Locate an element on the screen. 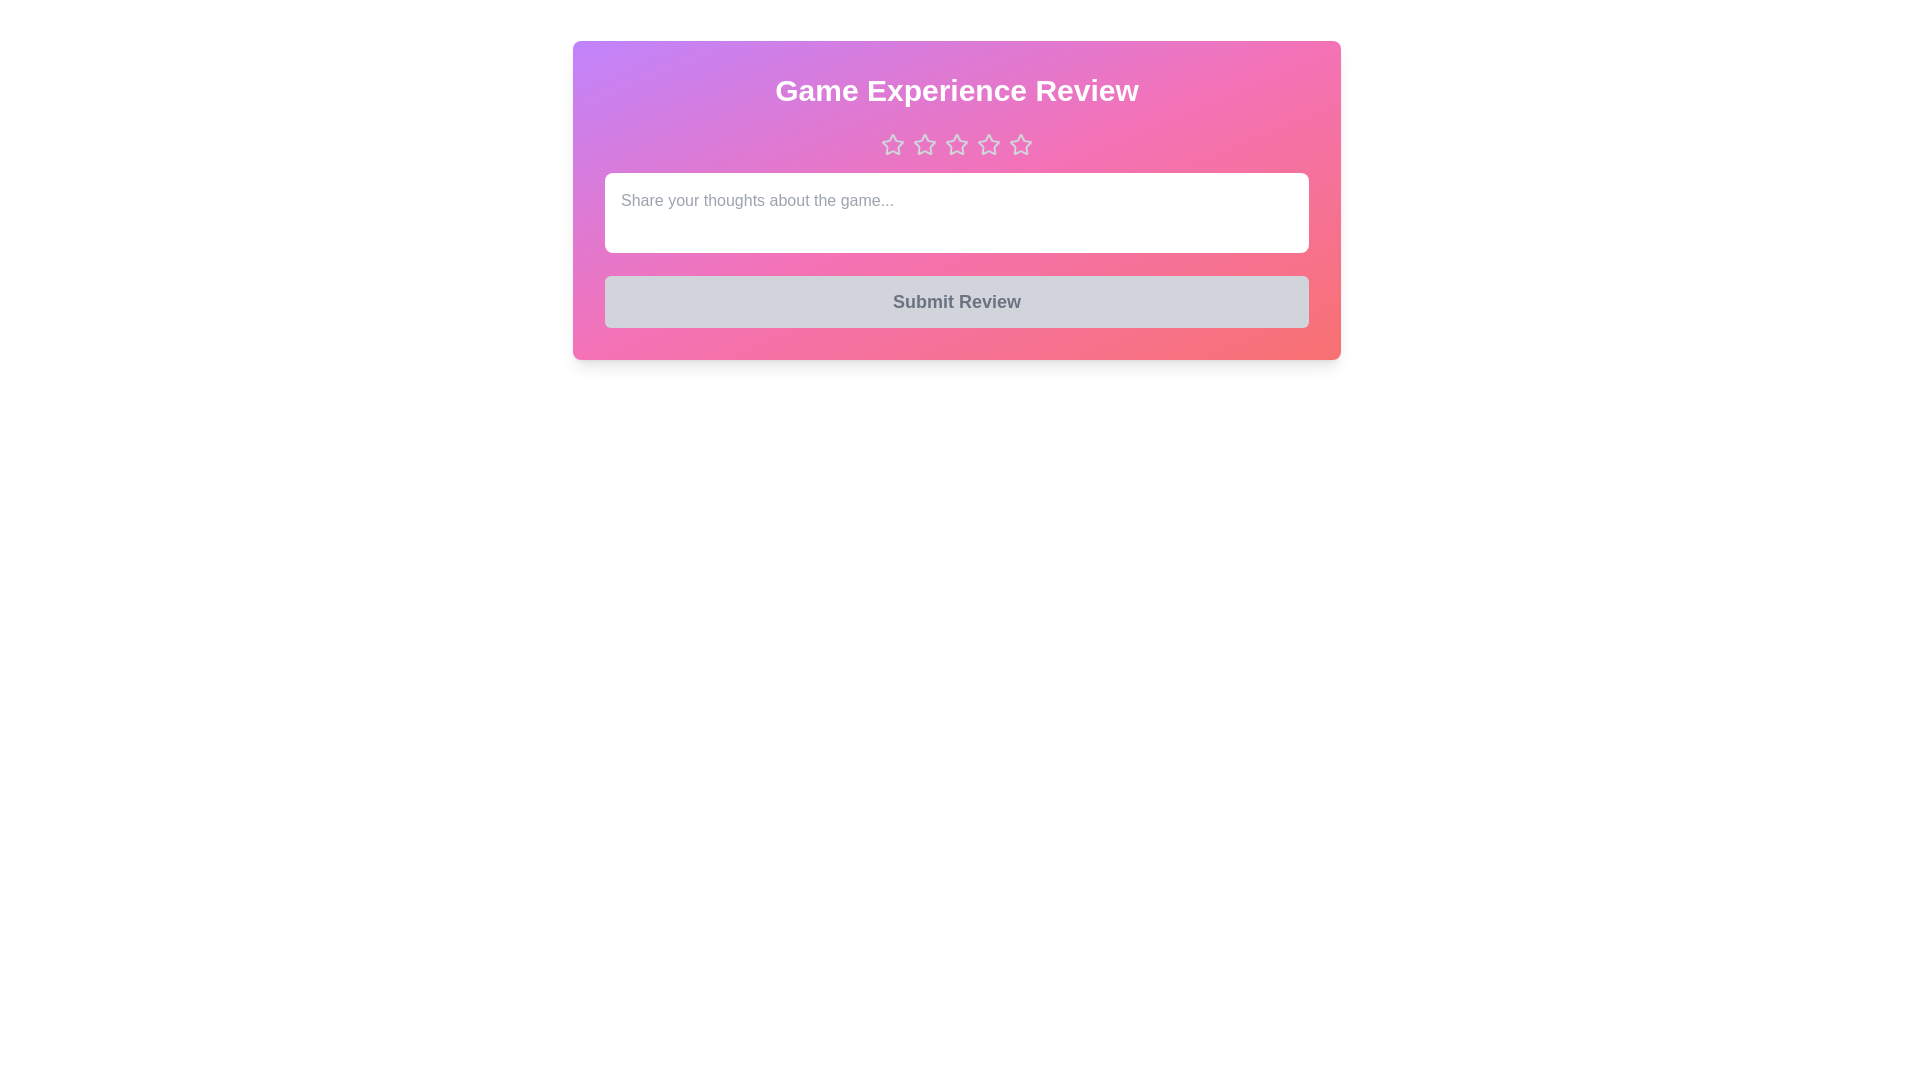 The image size is (1920, 1080). the star corresponding to the desired rating 5 is located at coordinates (1021, 144).